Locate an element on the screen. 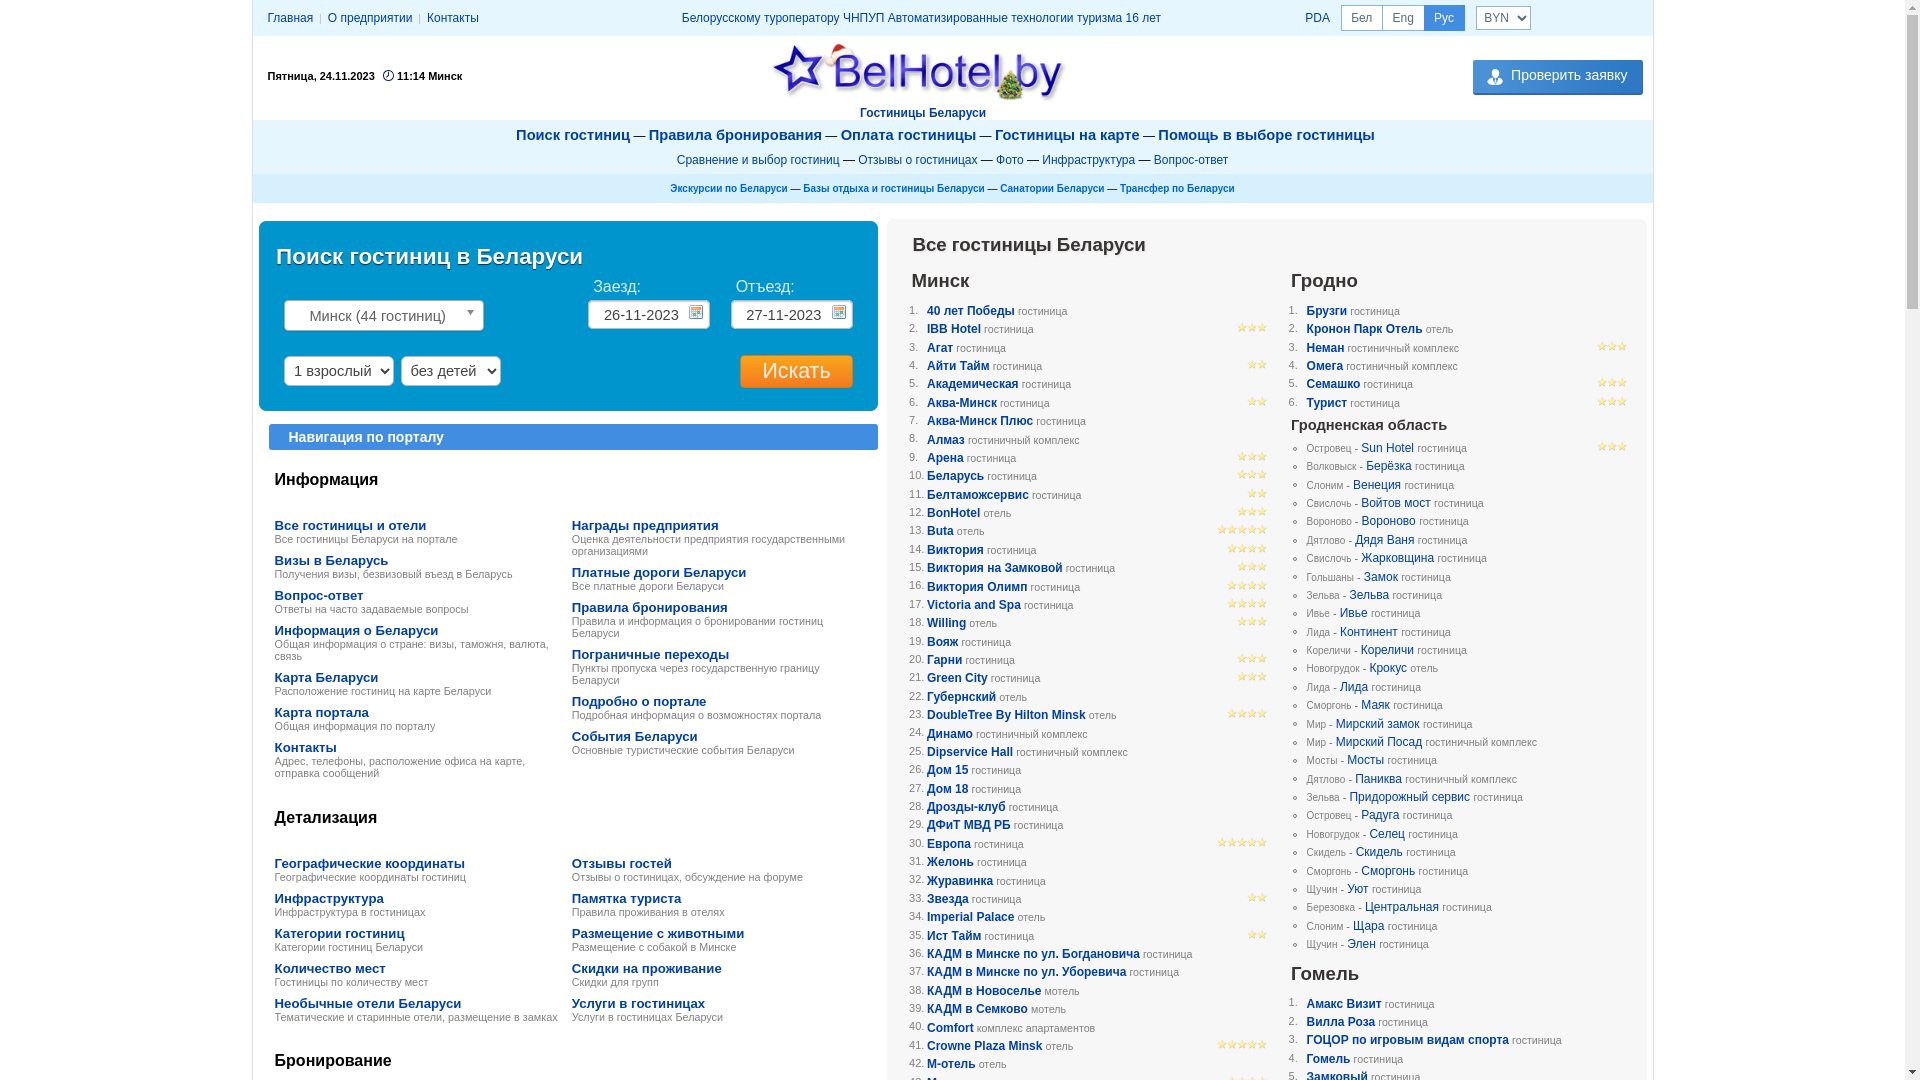  'PDA' is located at coordinates (1305, 18).